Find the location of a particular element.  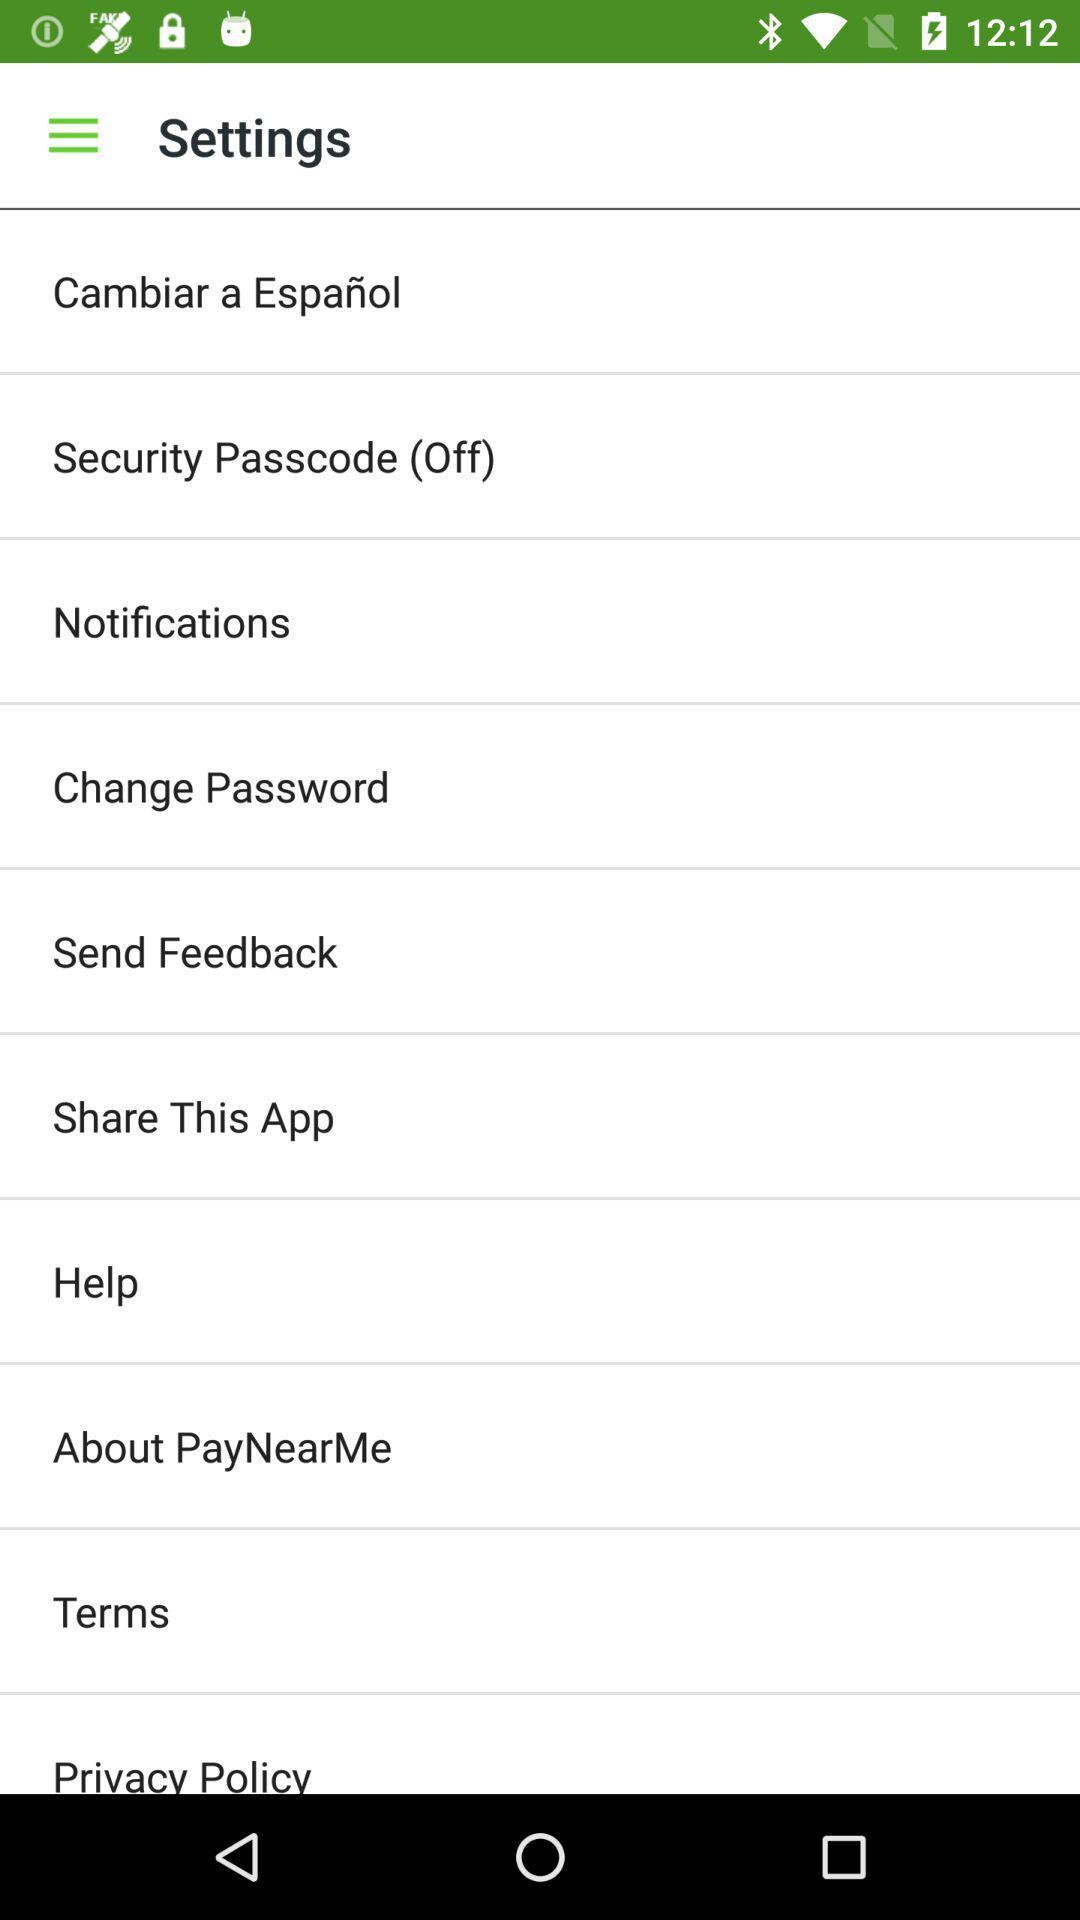

the send feedback item is located at coordinates (540, 949).